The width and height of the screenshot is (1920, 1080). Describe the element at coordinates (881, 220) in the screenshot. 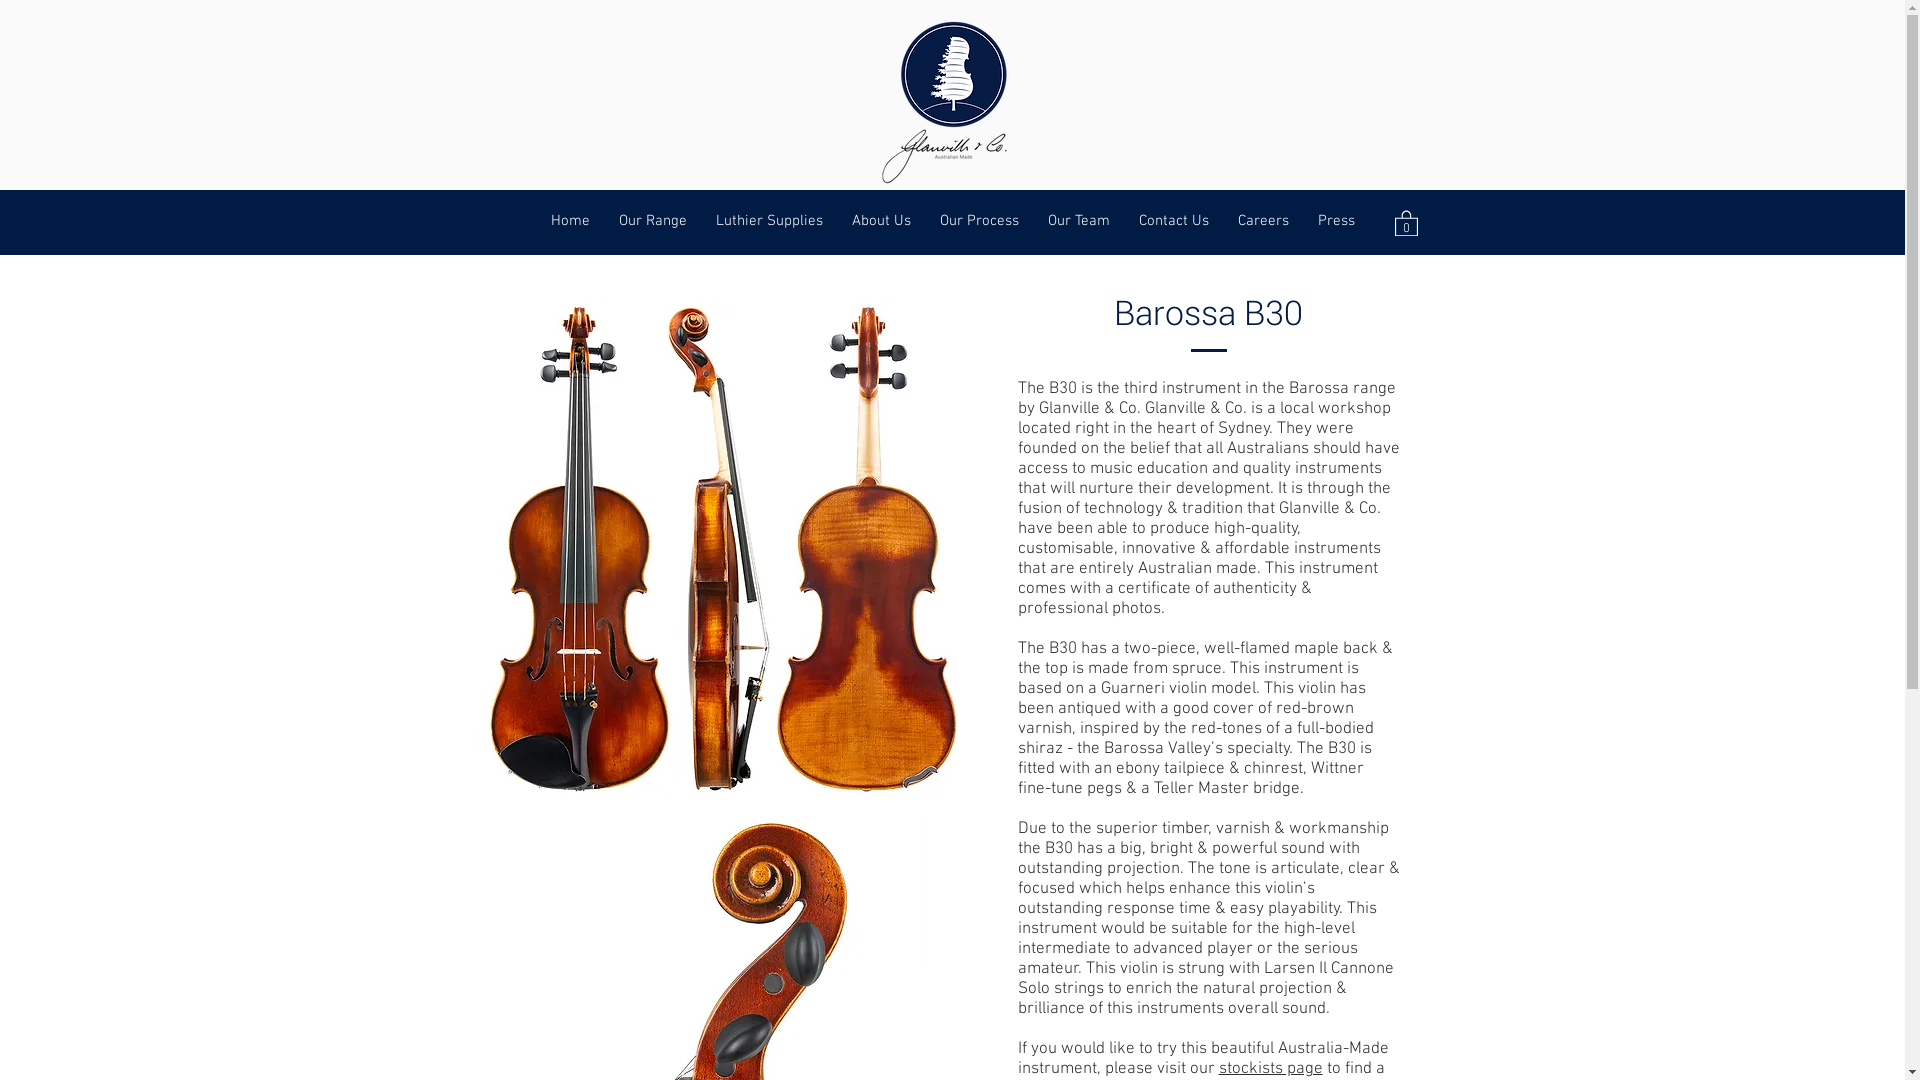

I see `'About Us'` at that location.